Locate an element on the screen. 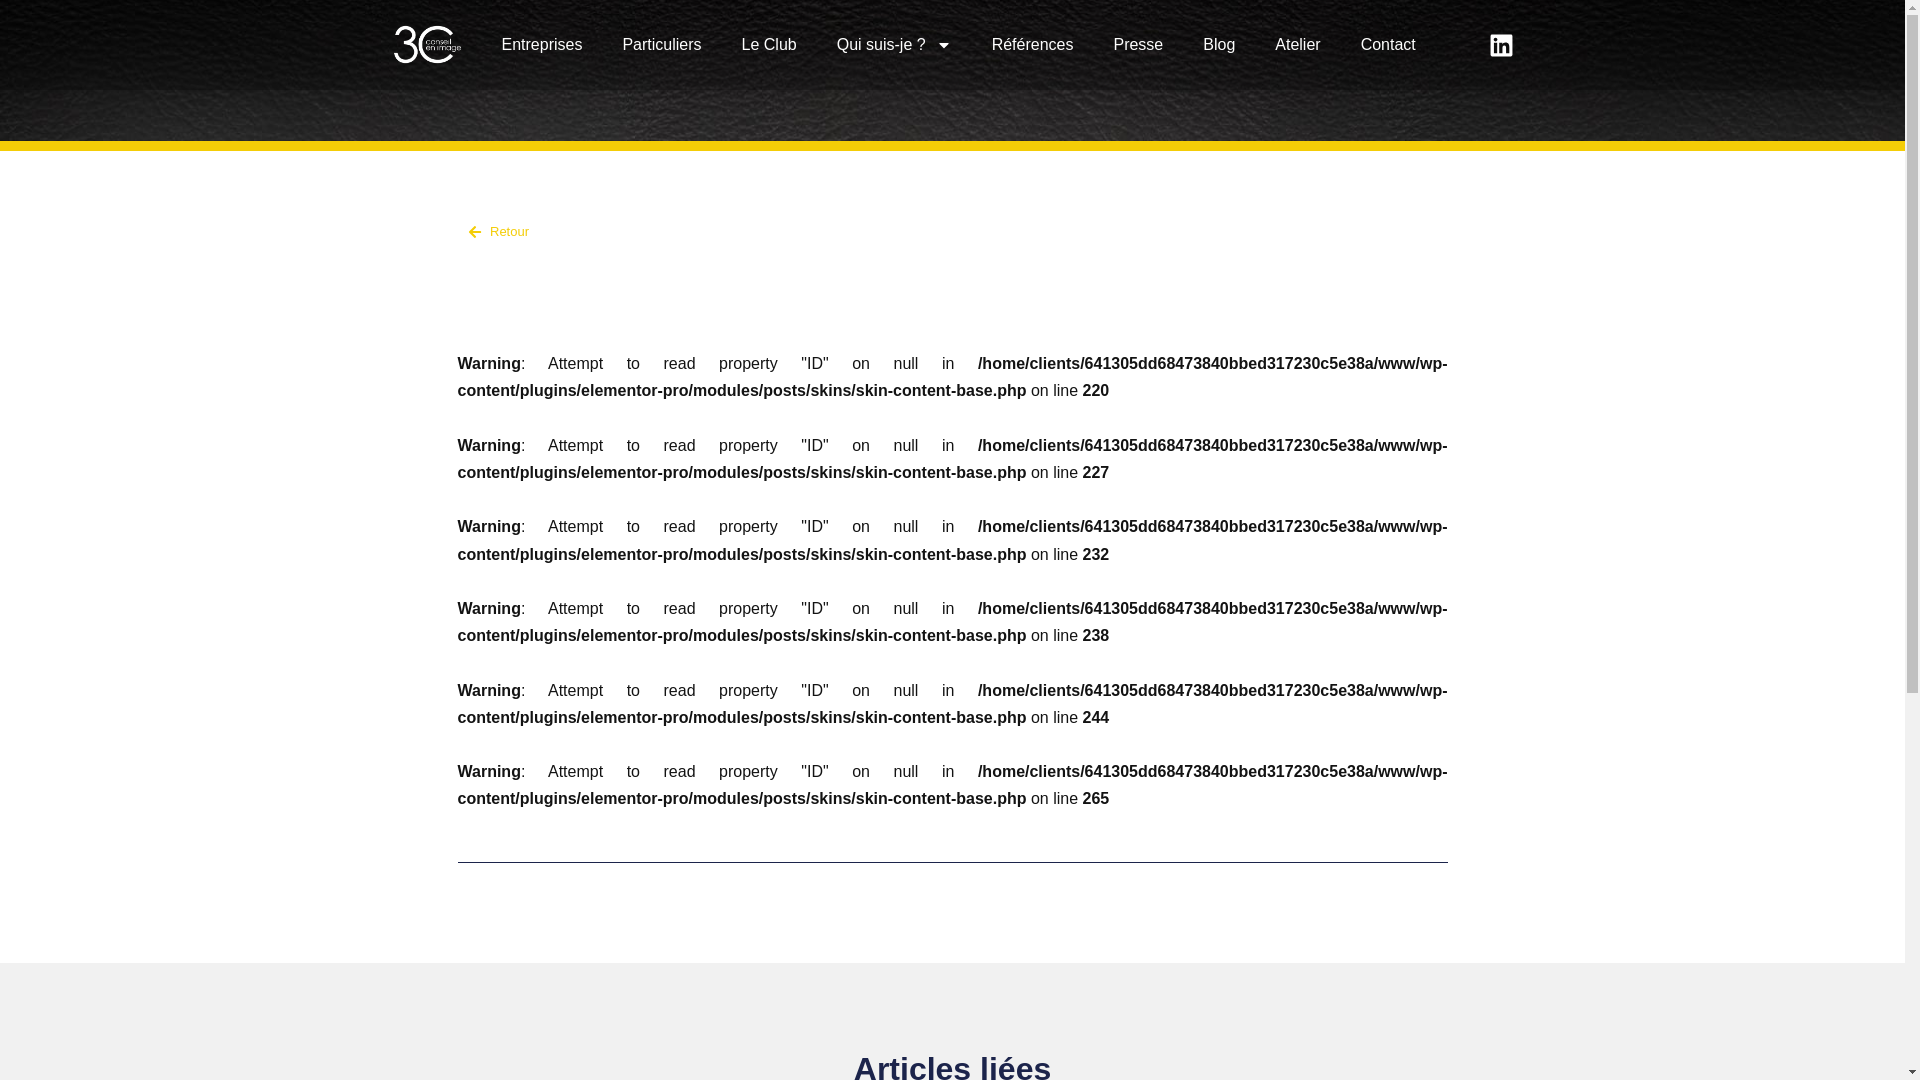  'Entreprises' is located at coordinates (481, 45).